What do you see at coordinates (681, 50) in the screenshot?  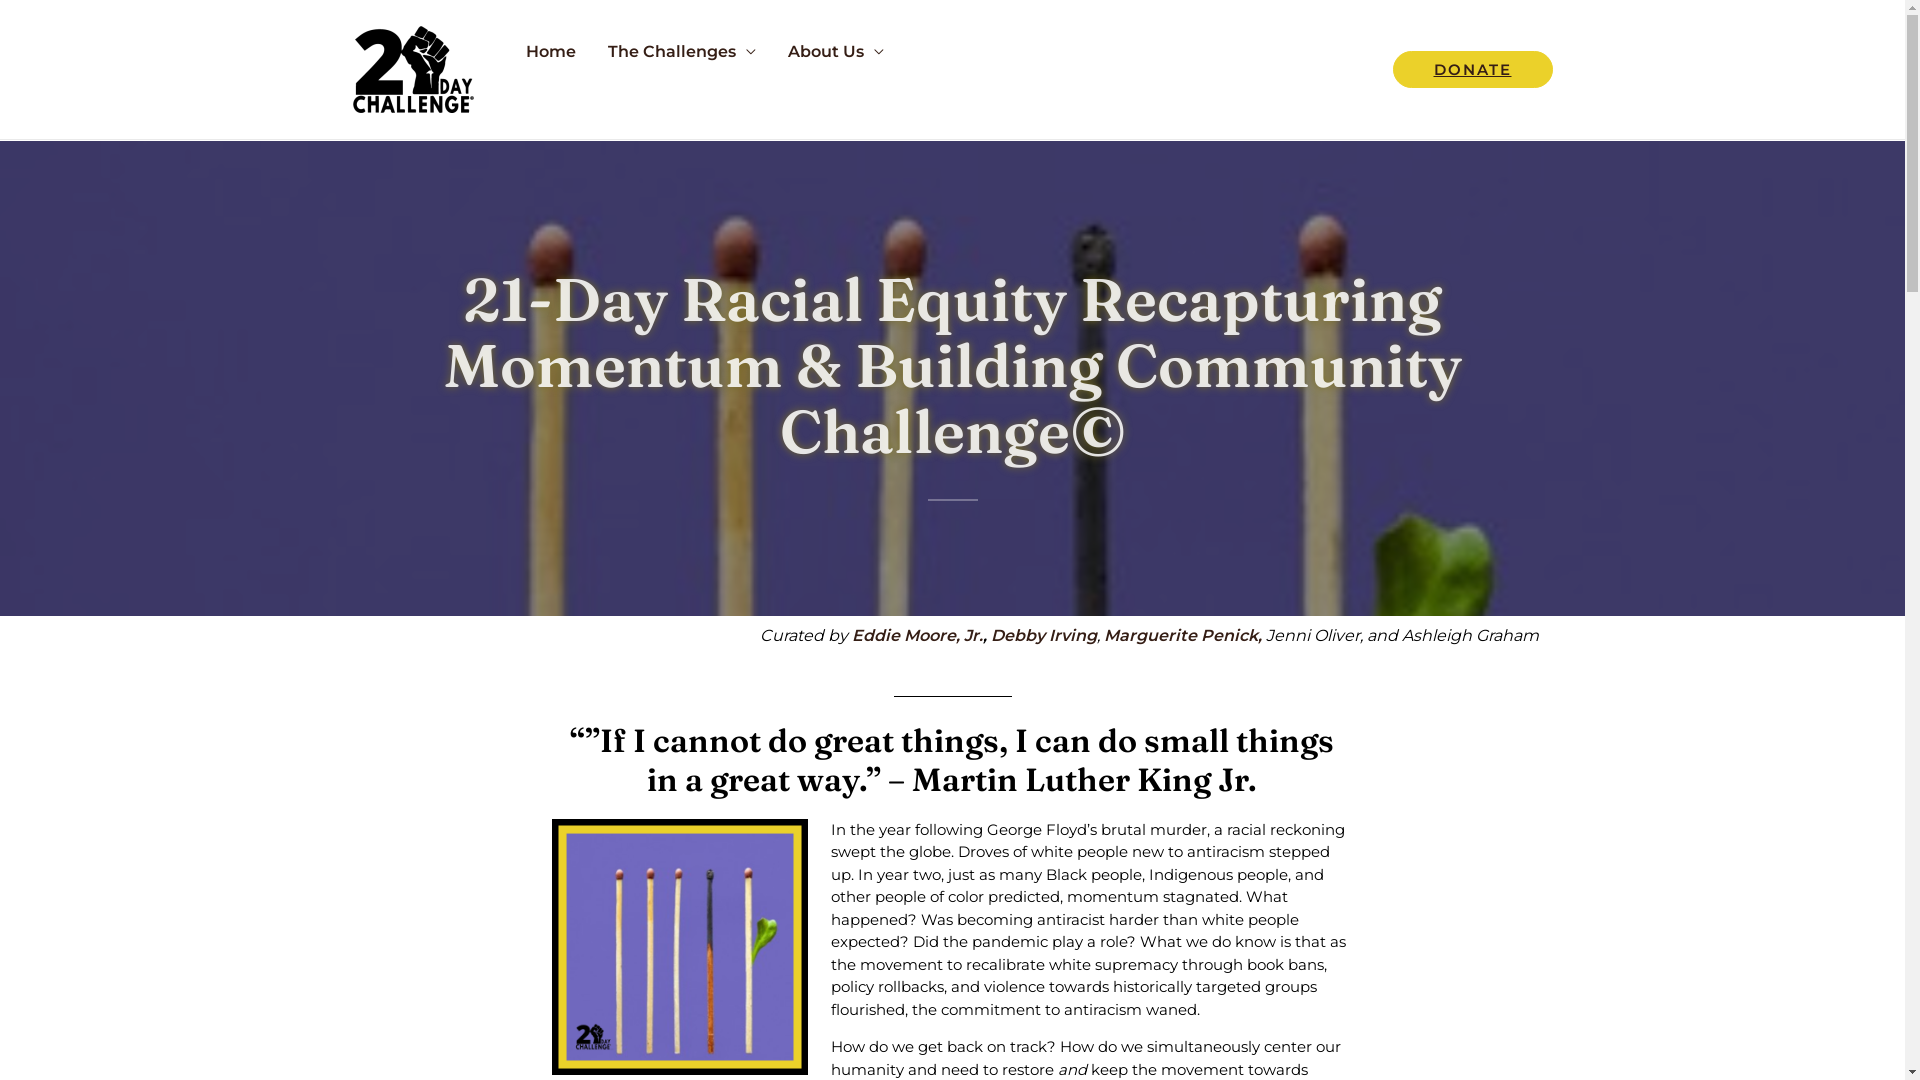 I see `'The Challenges'` at bounding box center [681, 50].